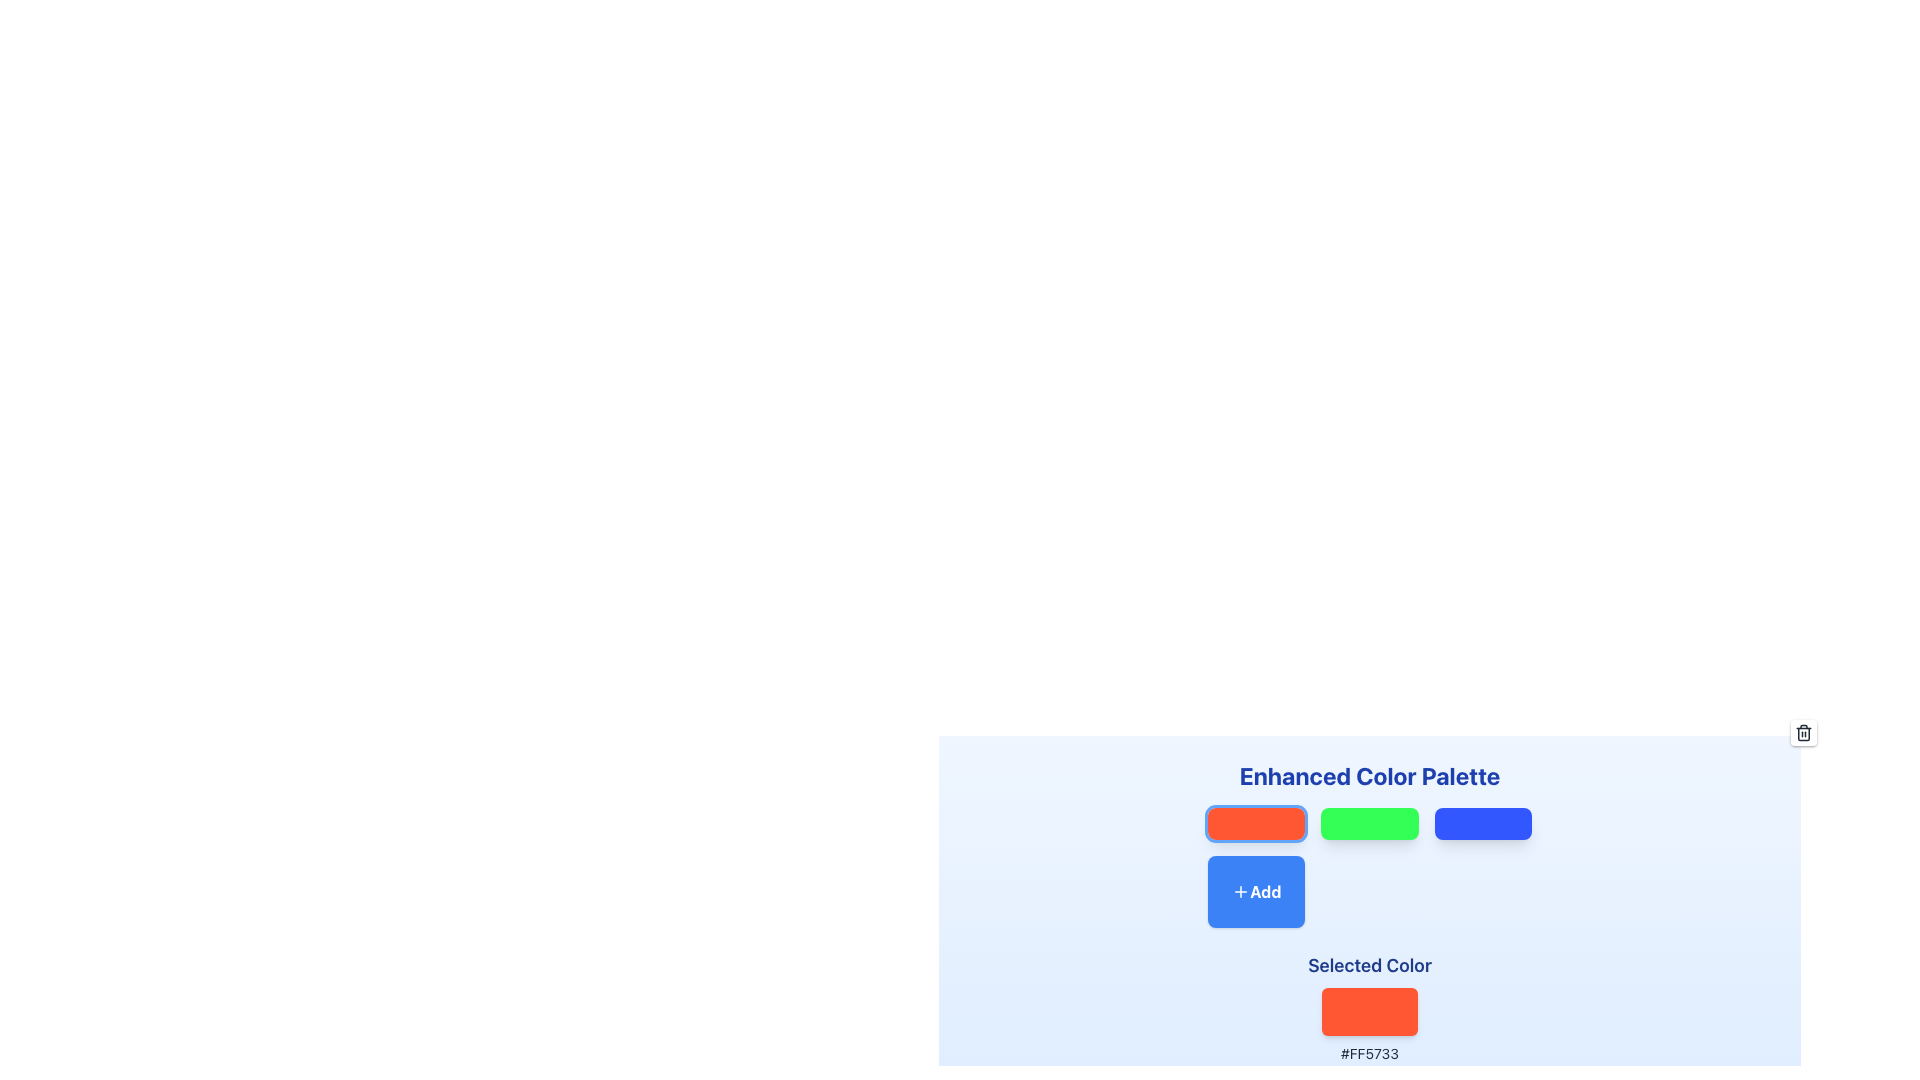 The height and width of the screenshot is (1080, 1920). I want to click on the Text Label at the top center of the subsection titled 'Enhanced Color Palette', which indicates the purpose or theme for the user, so click(1368, 774).